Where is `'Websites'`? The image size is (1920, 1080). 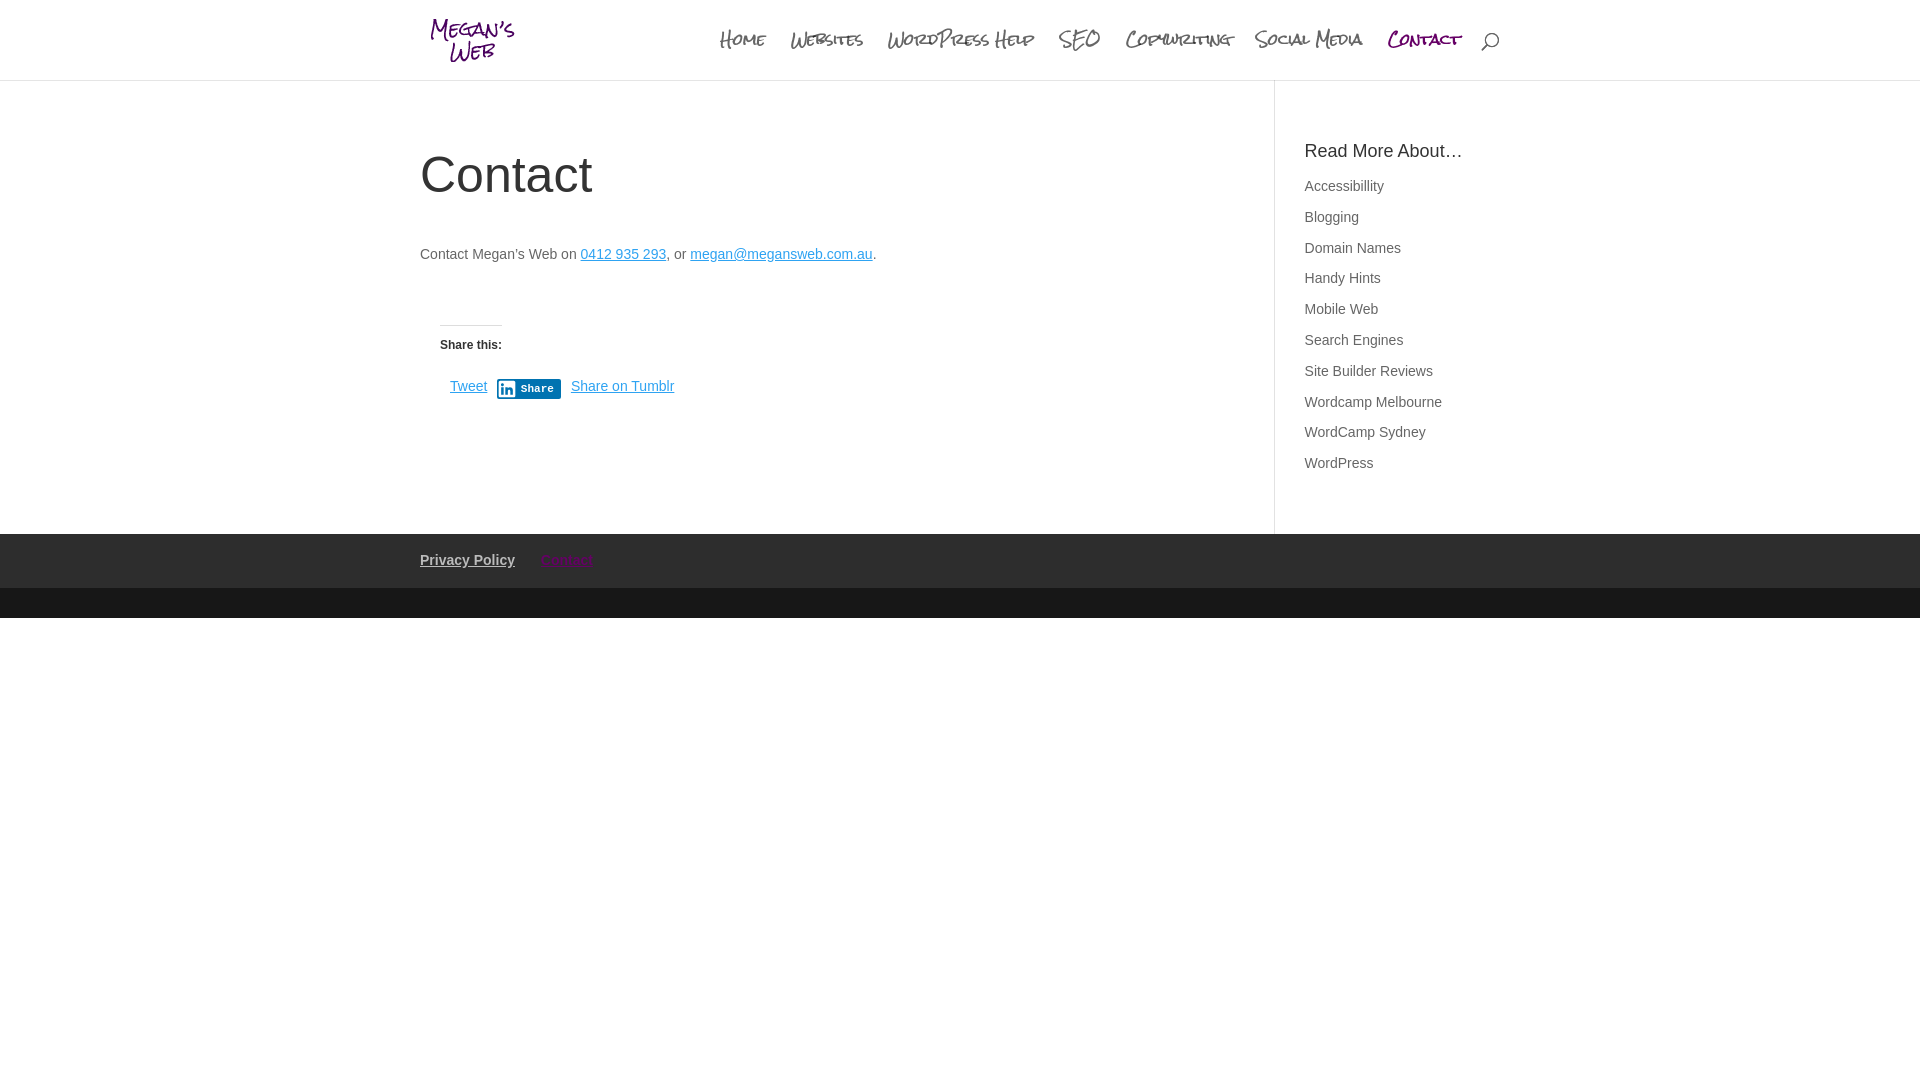
'Websites' is located at coordinates (826, 55).